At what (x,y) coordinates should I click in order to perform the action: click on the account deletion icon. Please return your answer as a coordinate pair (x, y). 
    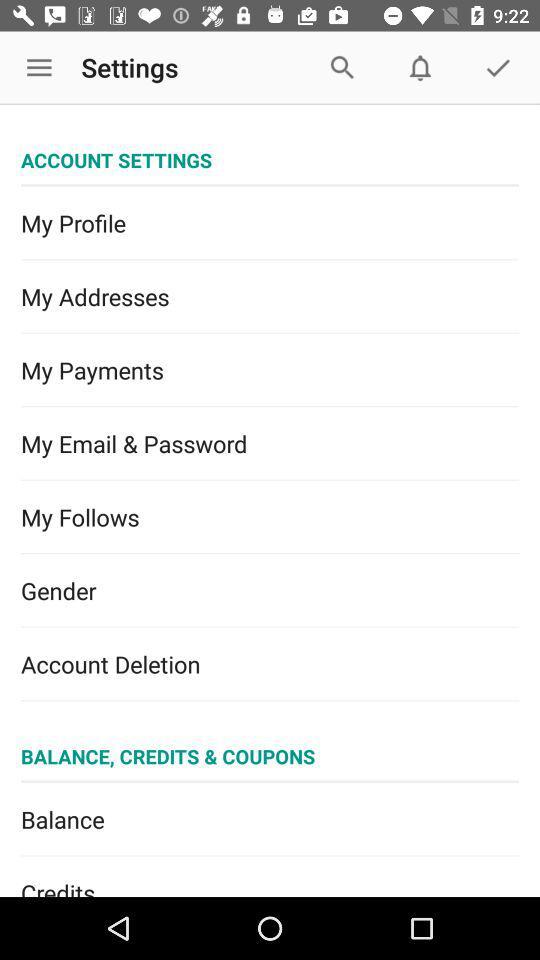
    Looking at the image, I should click on (270, 664).